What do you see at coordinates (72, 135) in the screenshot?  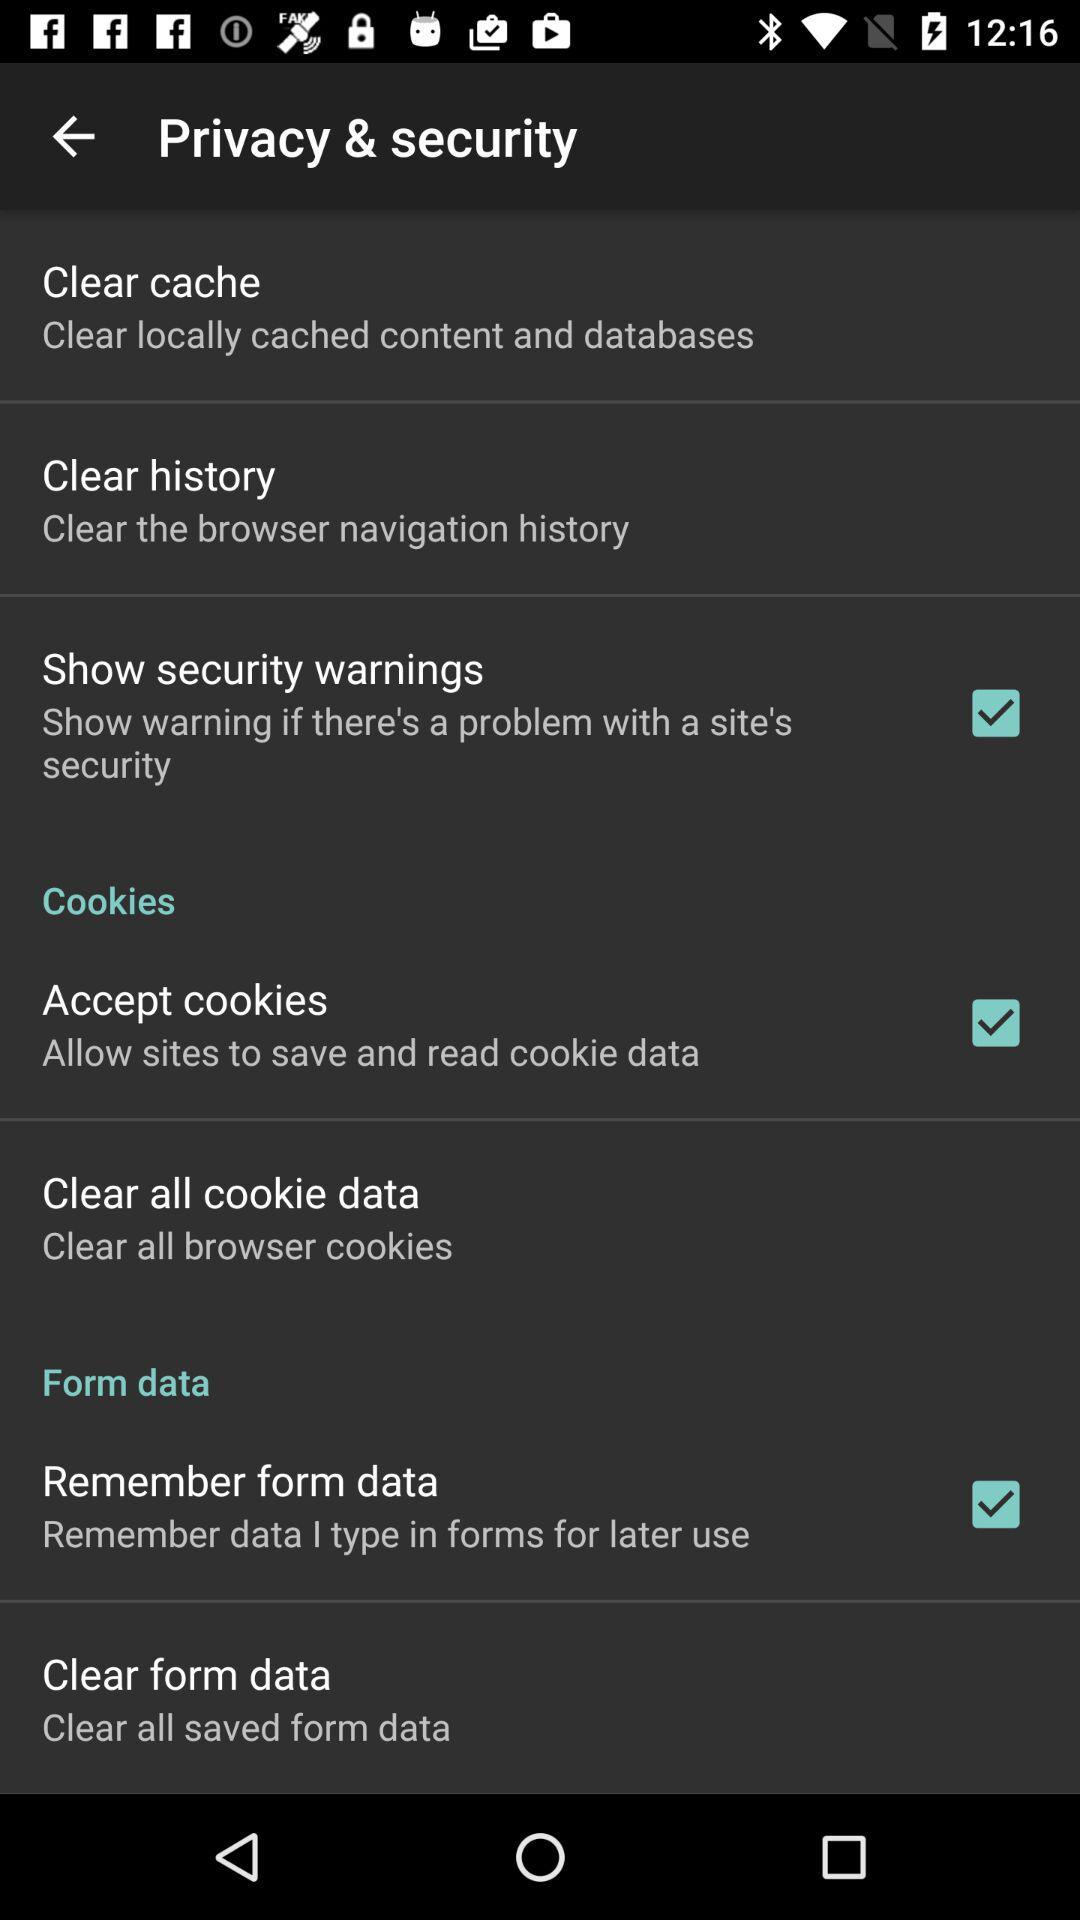 I see `app next to the privacy & security item` at bounding box center [72, 135].